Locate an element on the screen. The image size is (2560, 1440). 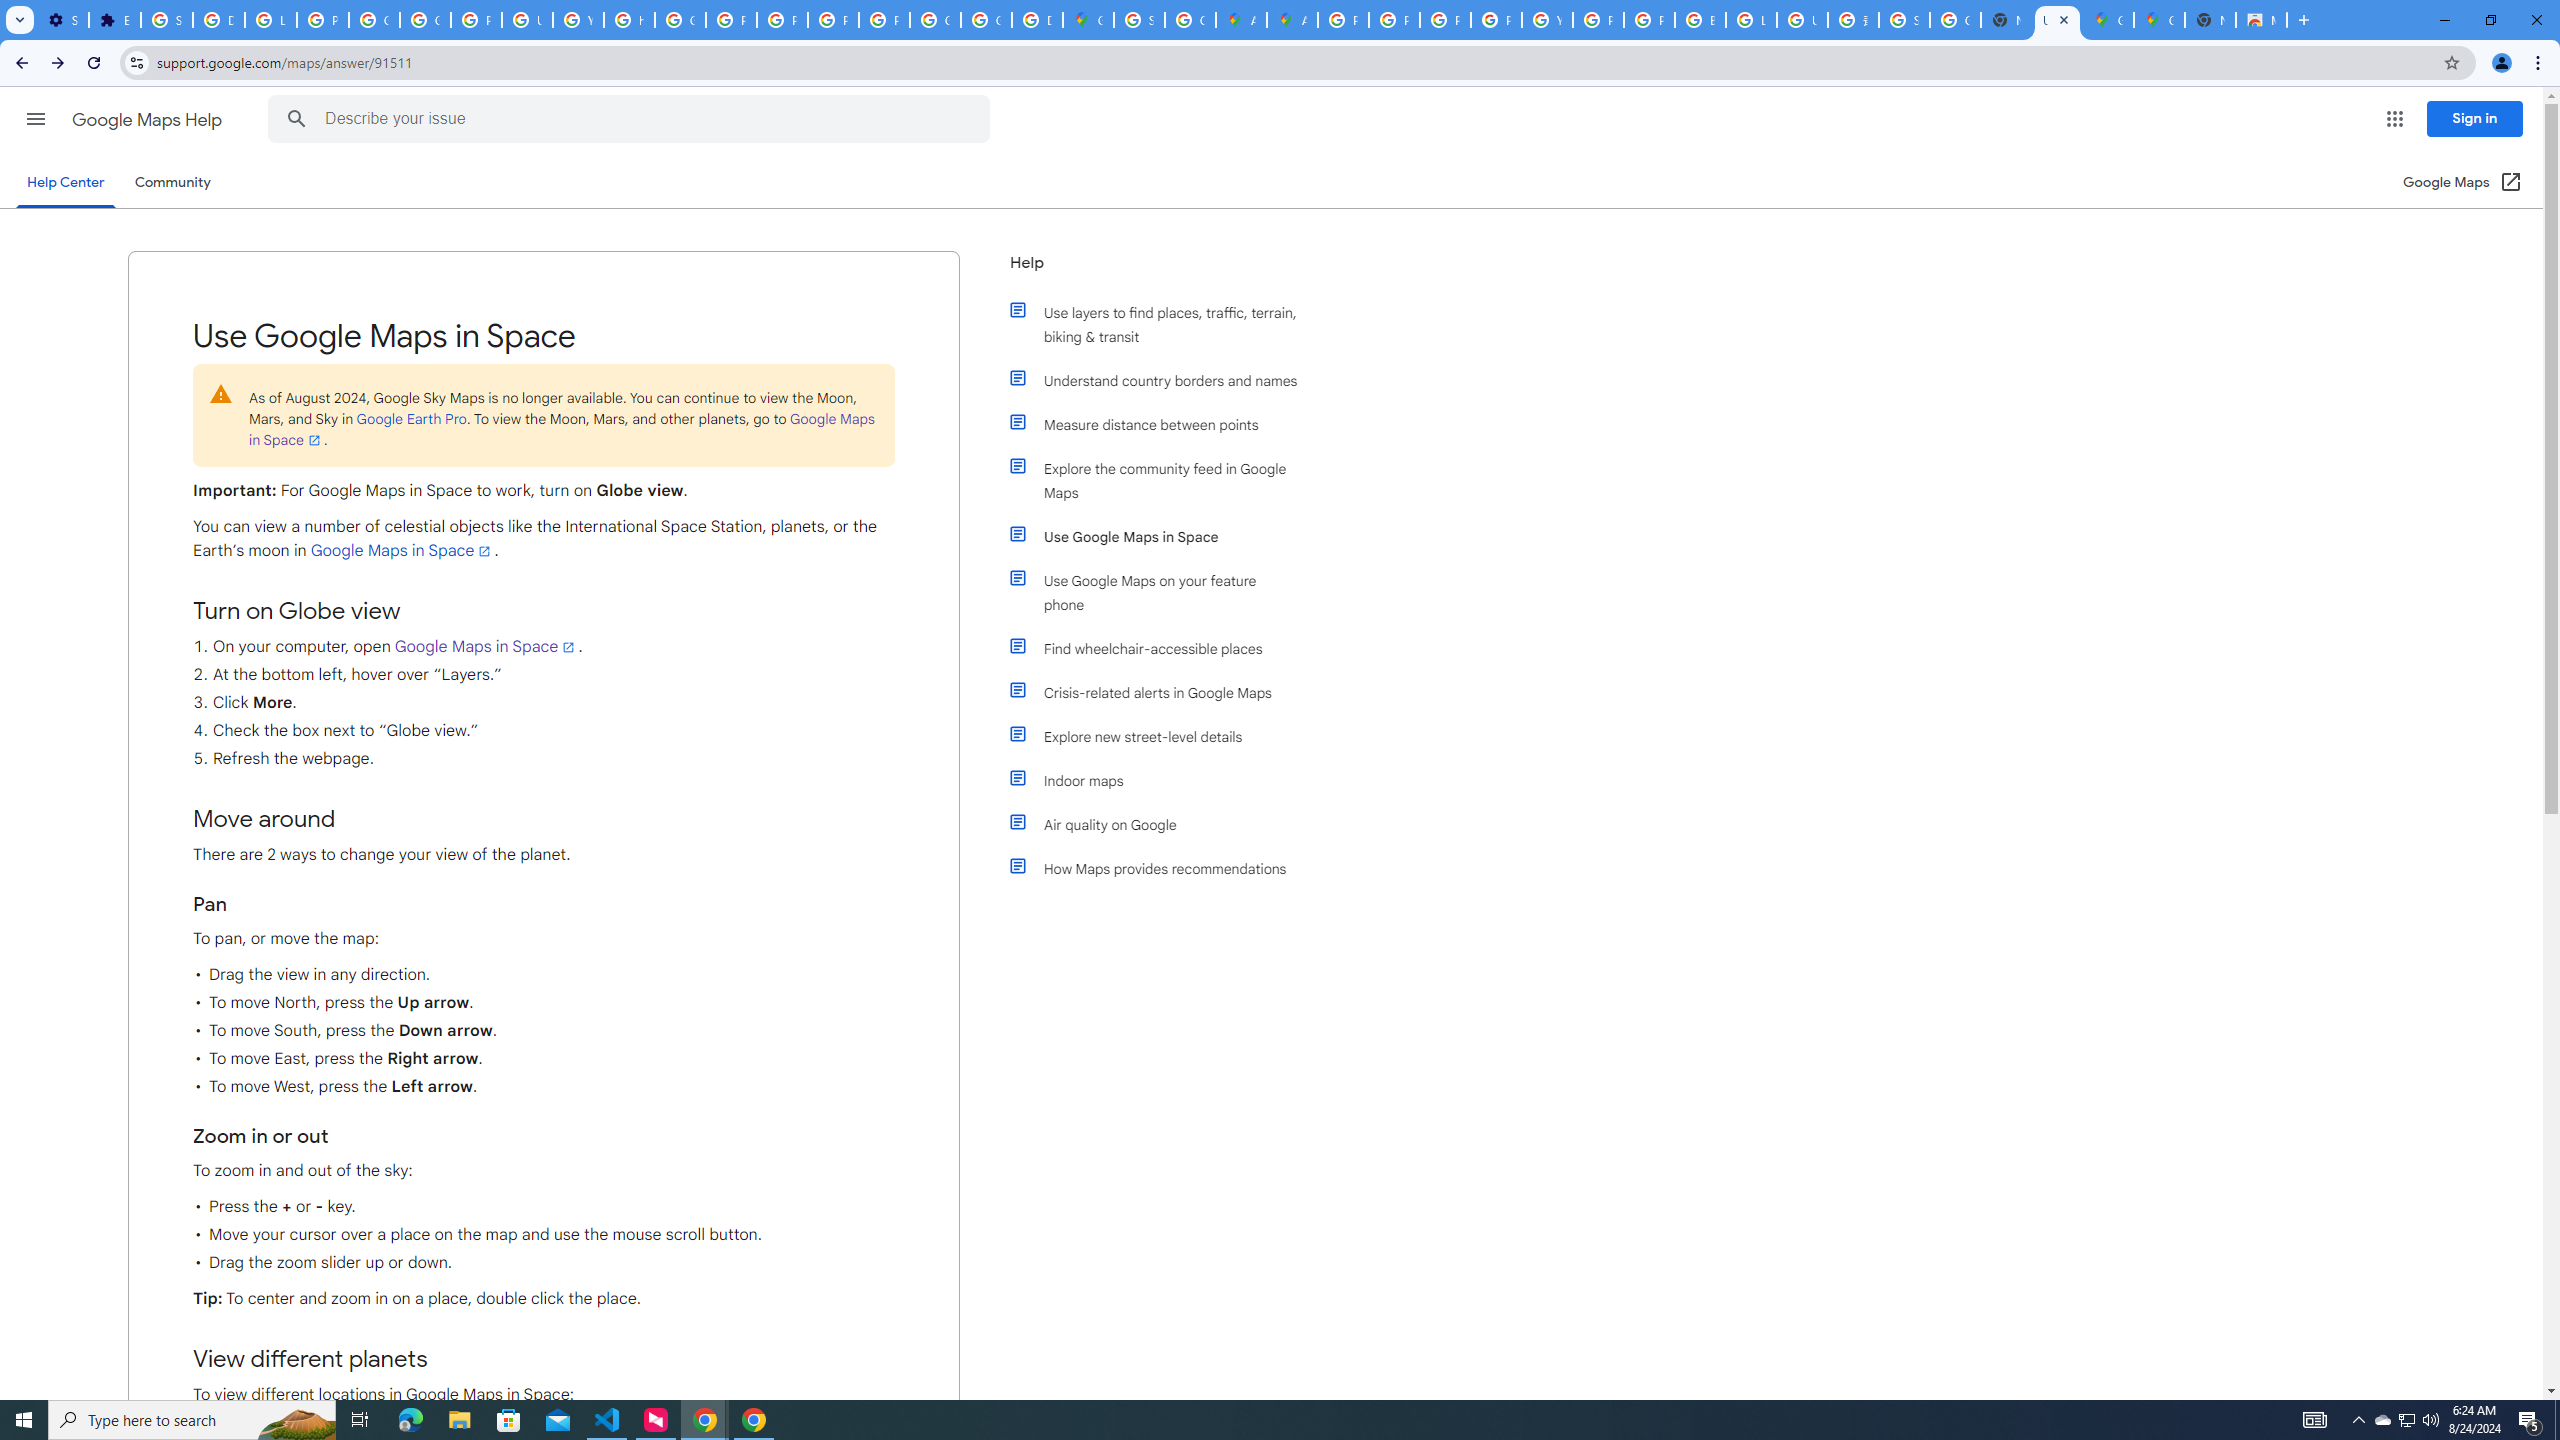
'Explore the community feed in Google Maps' is located at coordinates (1162, 479).